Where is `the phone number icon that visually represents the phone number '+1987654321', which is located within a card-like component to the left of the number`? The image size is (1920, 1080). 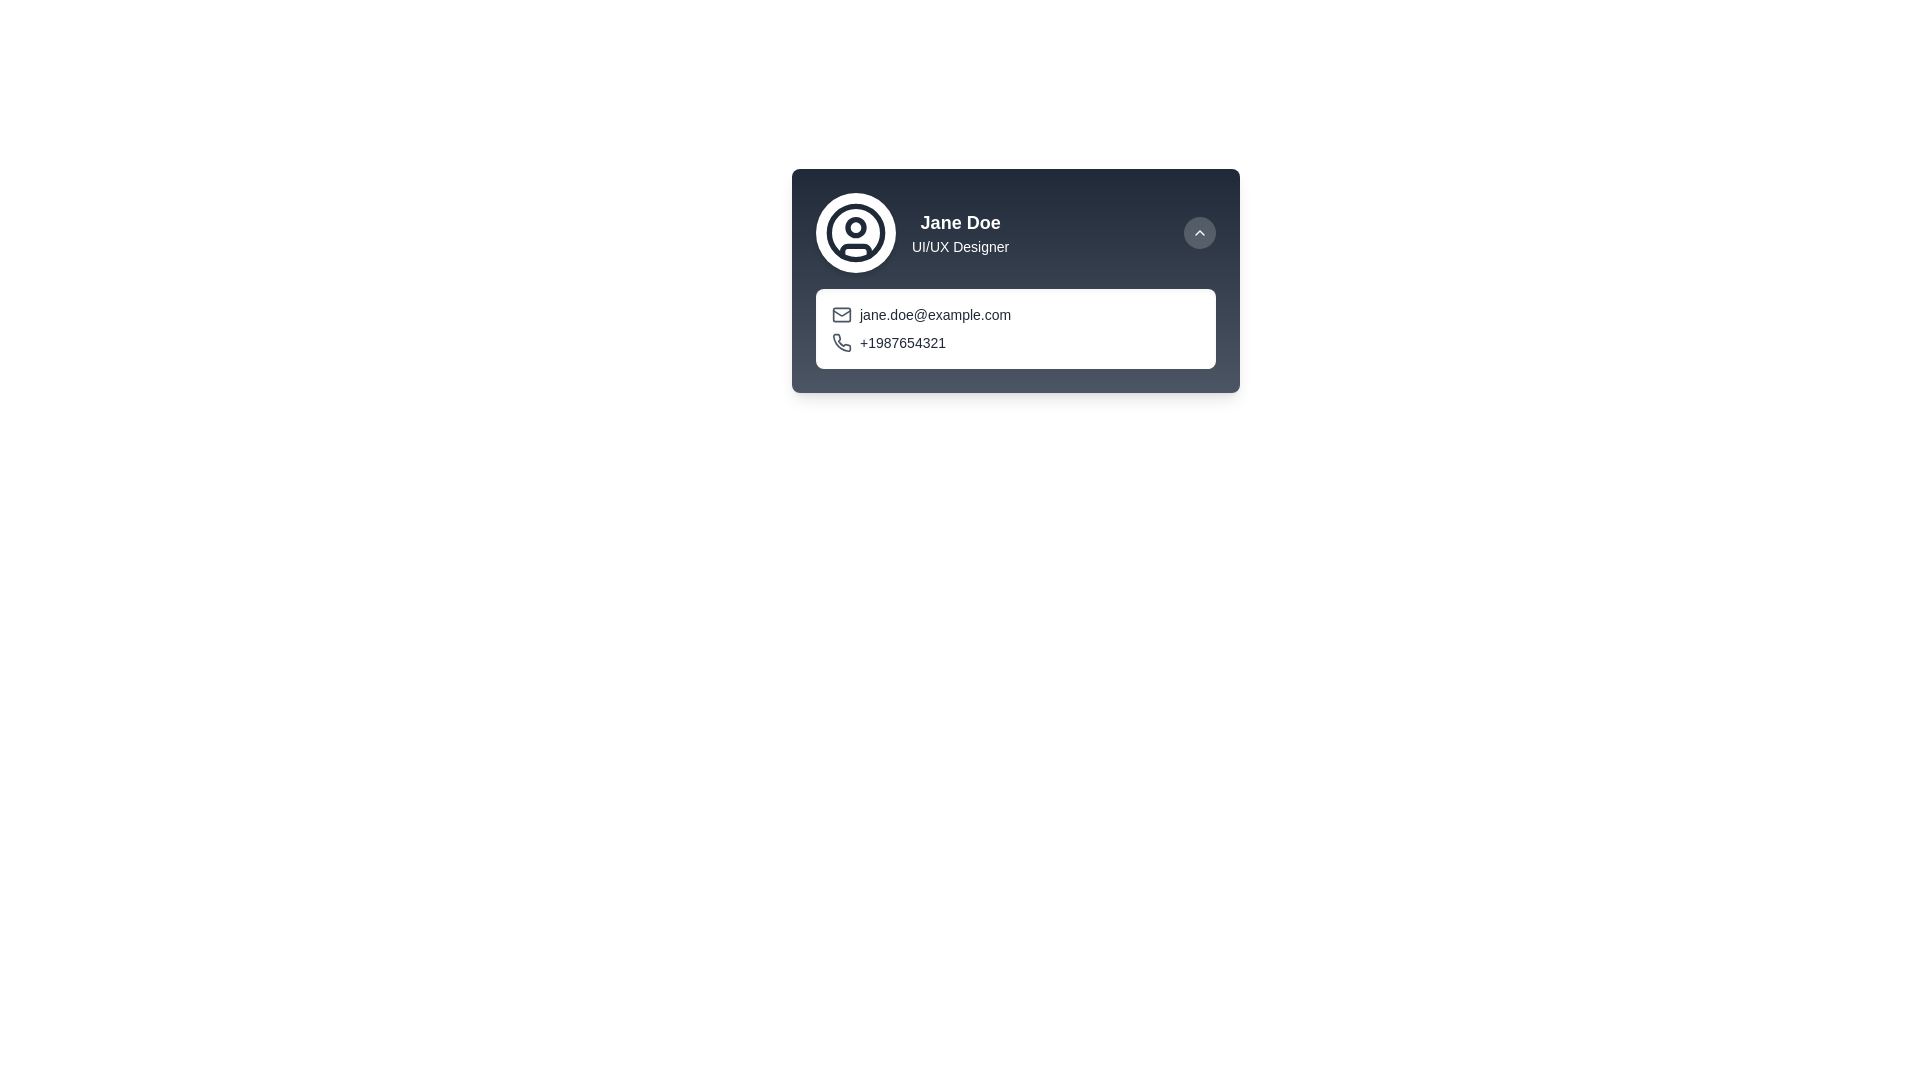
the phone number icon that visually represents the phone number '+1987654321', which is located within a card-like component to the left of the number is located at coordinates (842, 342).